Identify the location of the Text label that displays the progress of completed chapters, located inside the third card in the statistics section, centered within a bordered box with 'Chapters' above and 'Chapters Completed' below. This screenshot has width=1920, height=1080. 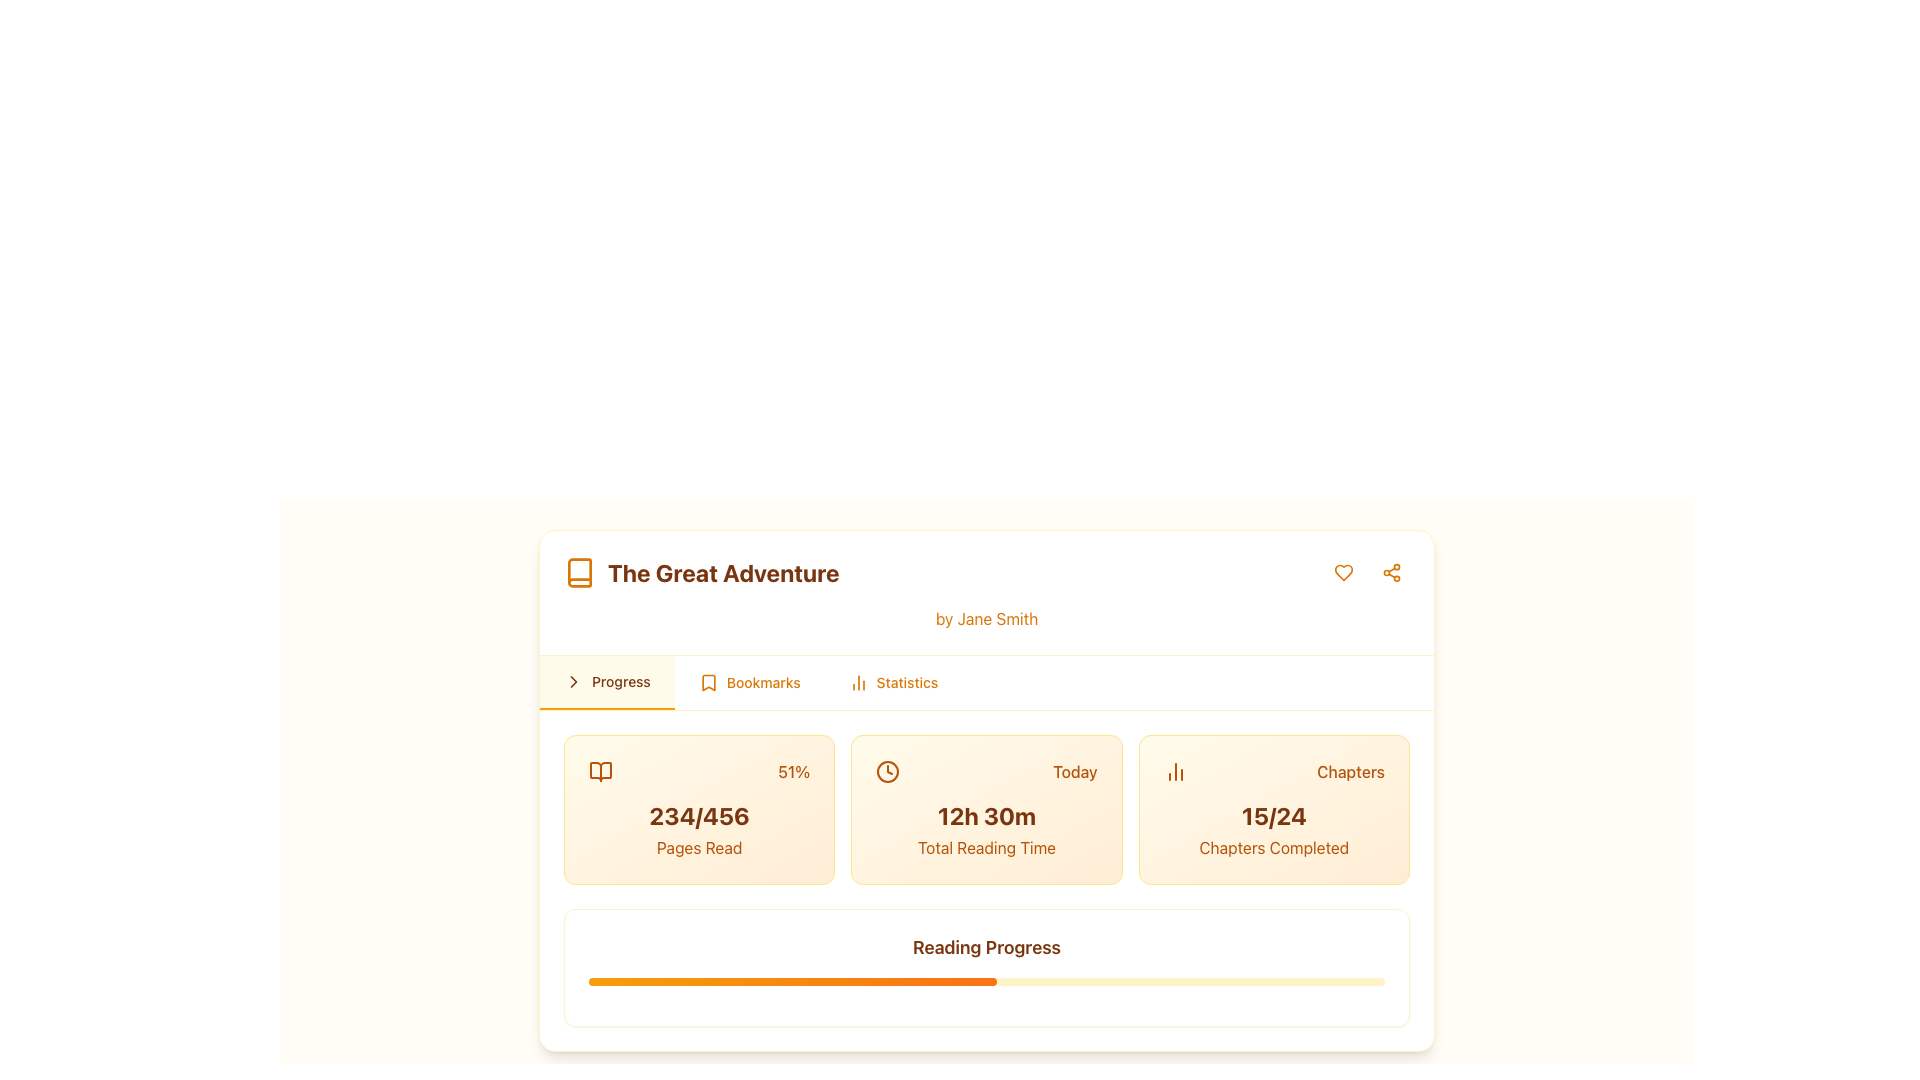
(1273, 816).